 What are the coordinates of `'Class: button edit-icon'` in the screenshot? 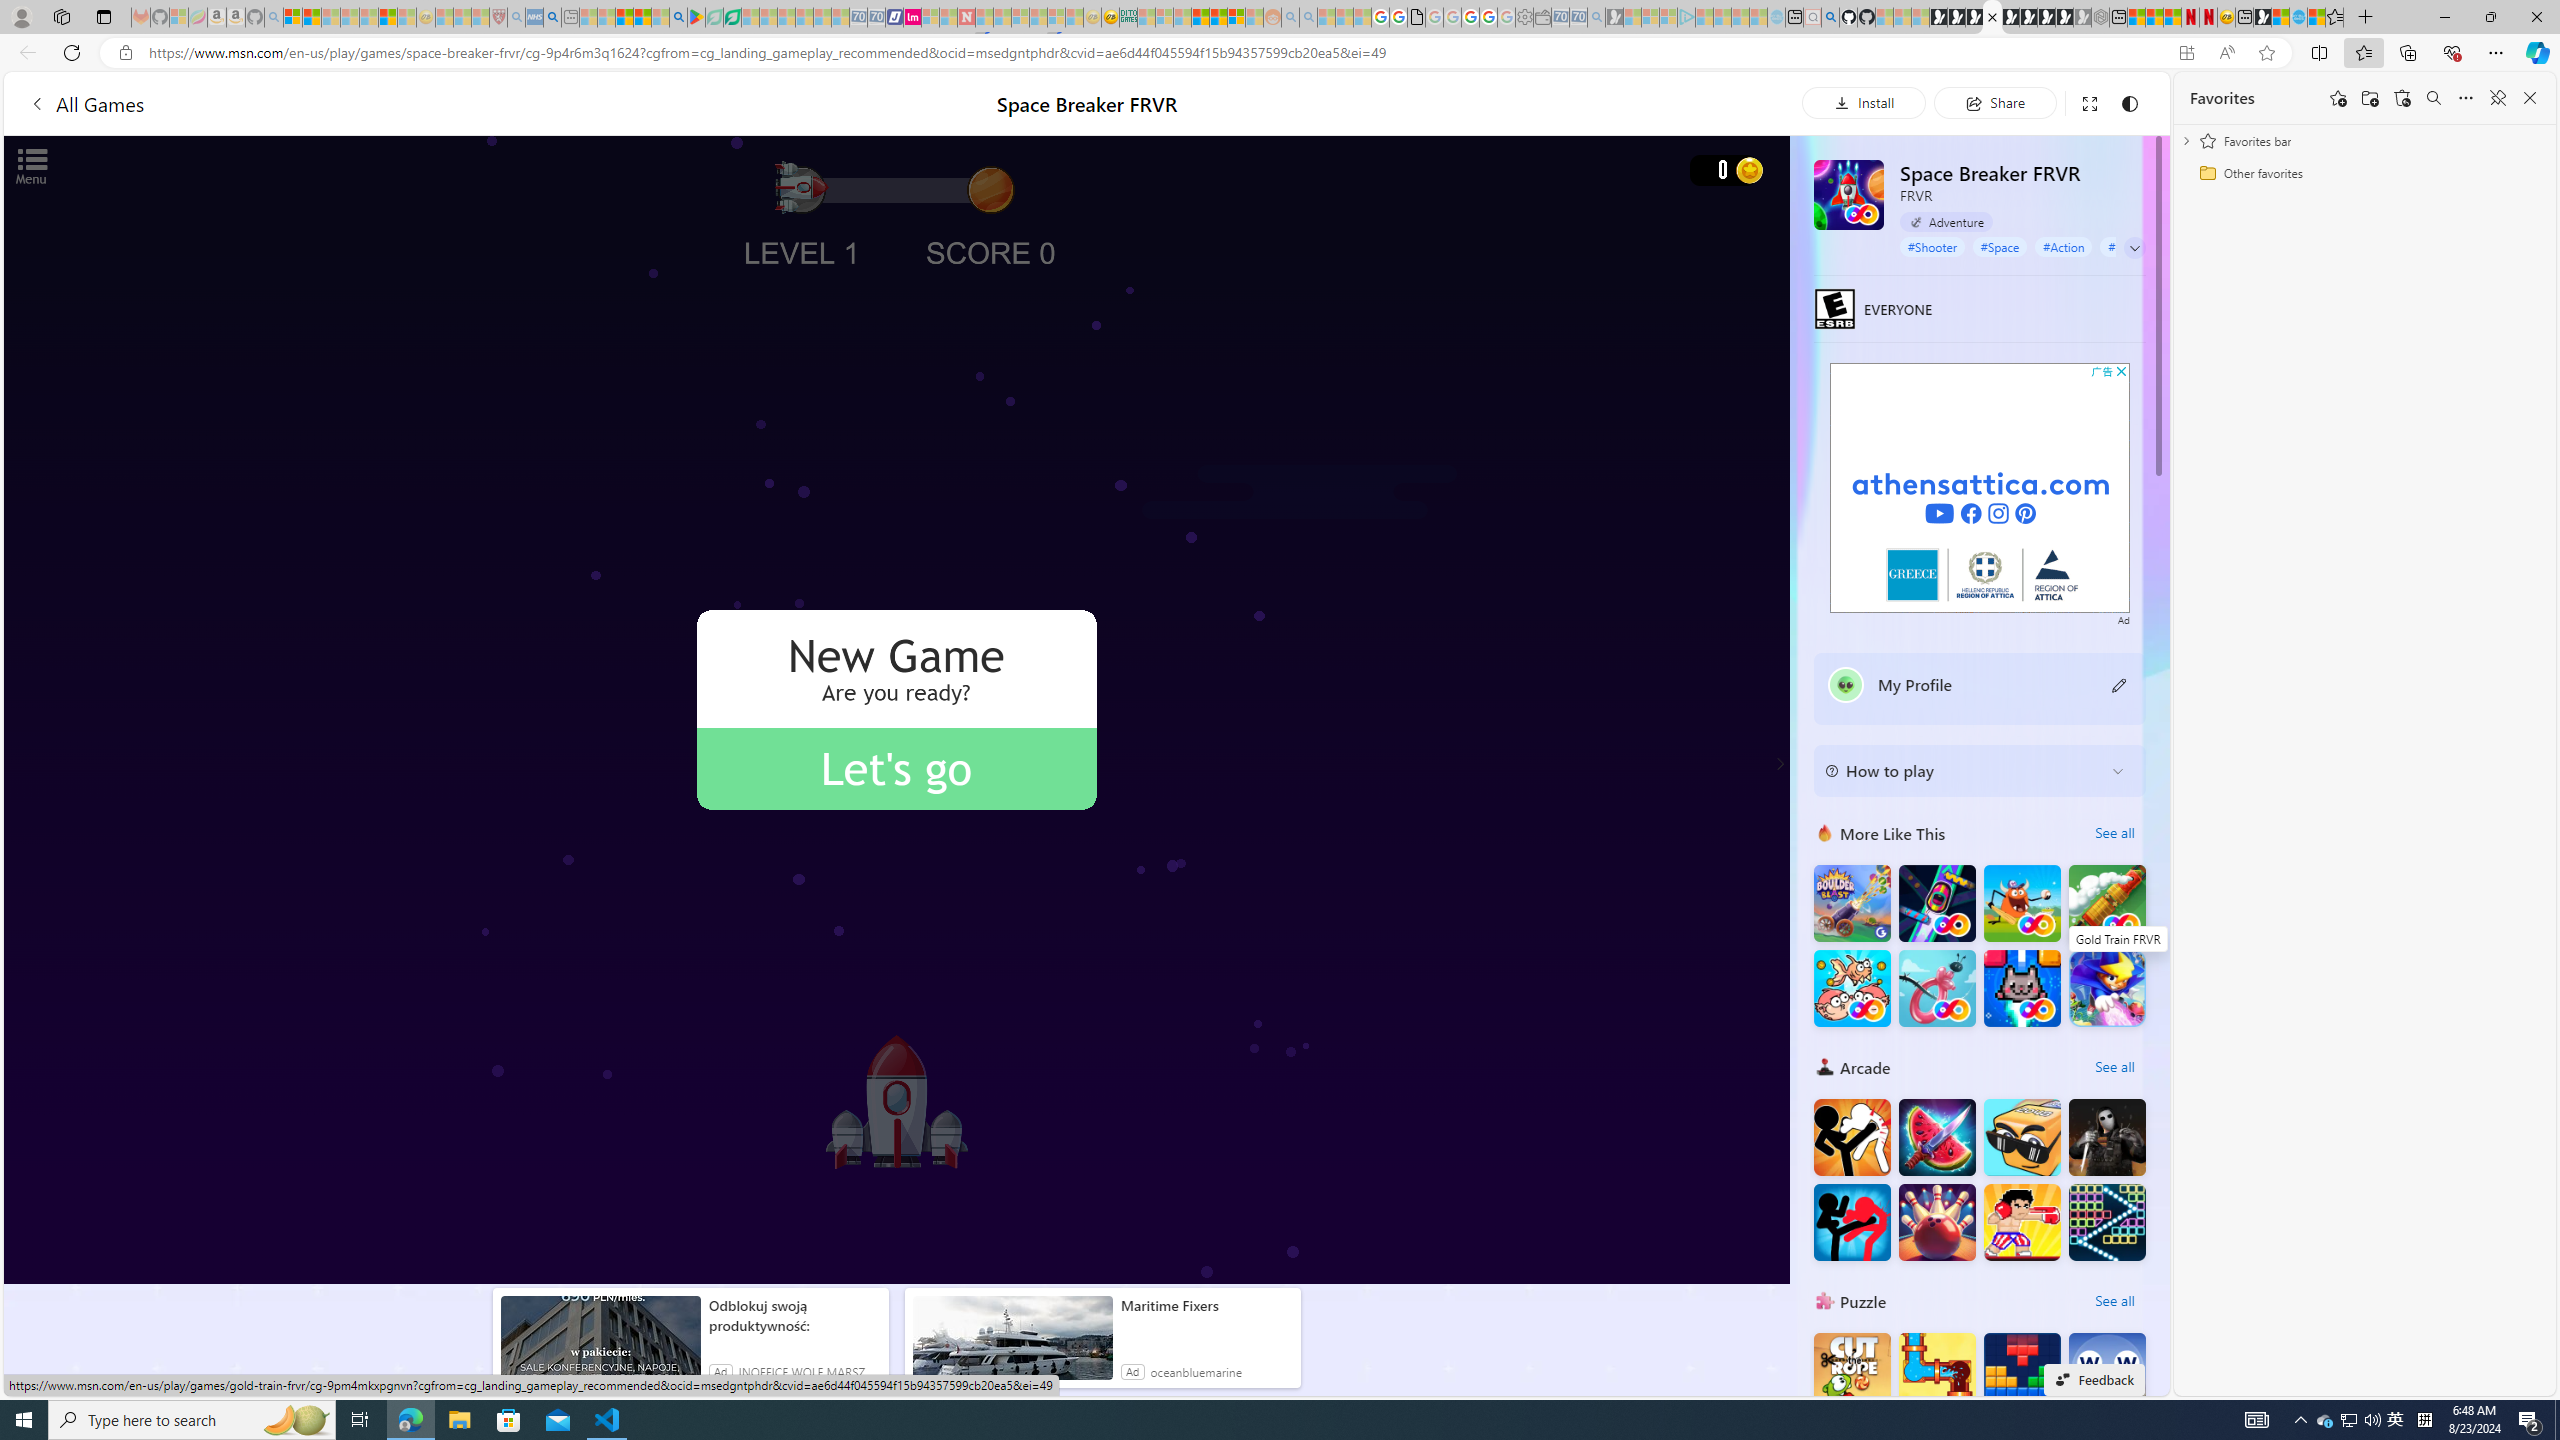 It's located at (2119, 683).